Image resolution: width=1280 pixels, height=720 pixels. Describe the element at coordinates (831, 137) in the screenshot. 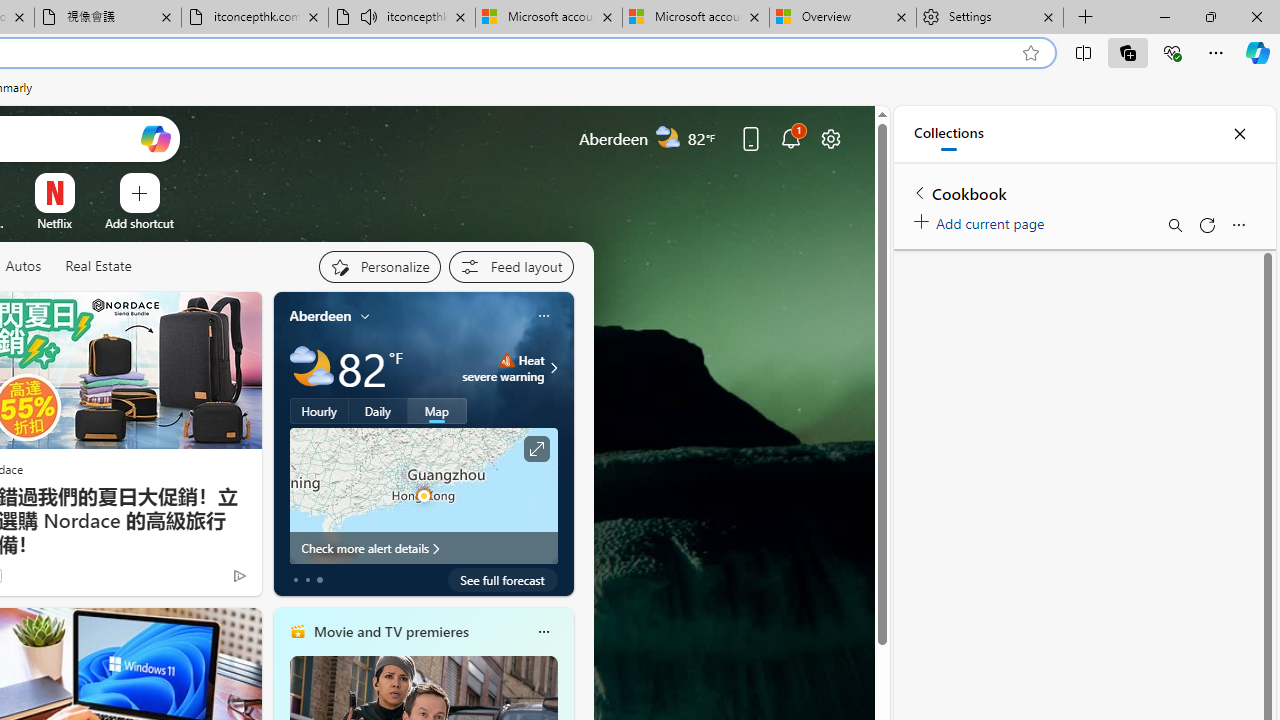

I see `'Page settings'` at that location.